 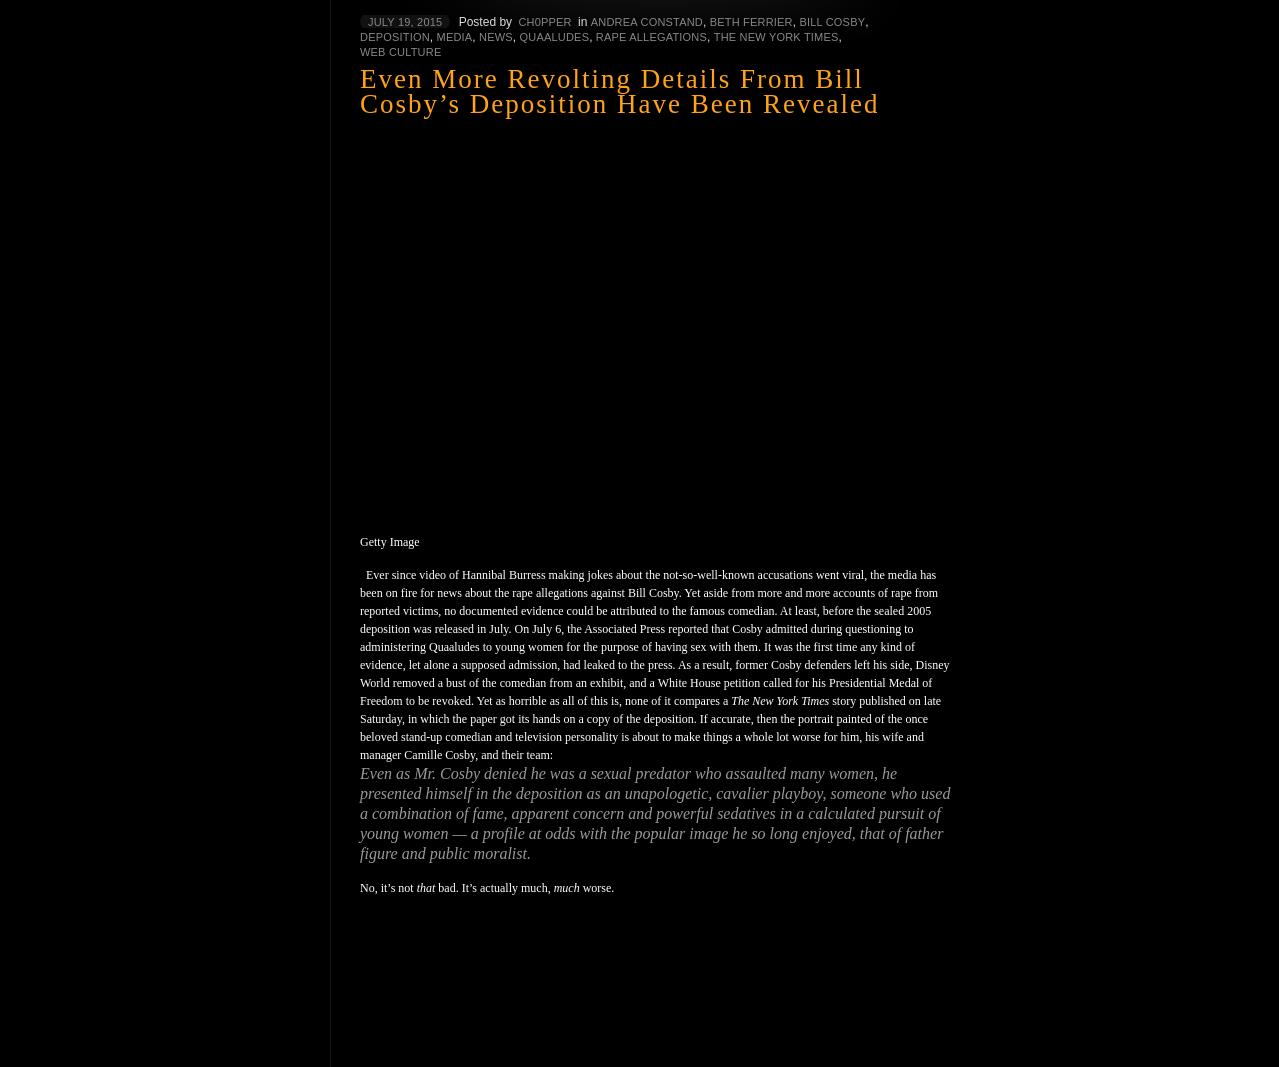 I want to click on 'deposition', so click(x=393, y=36).